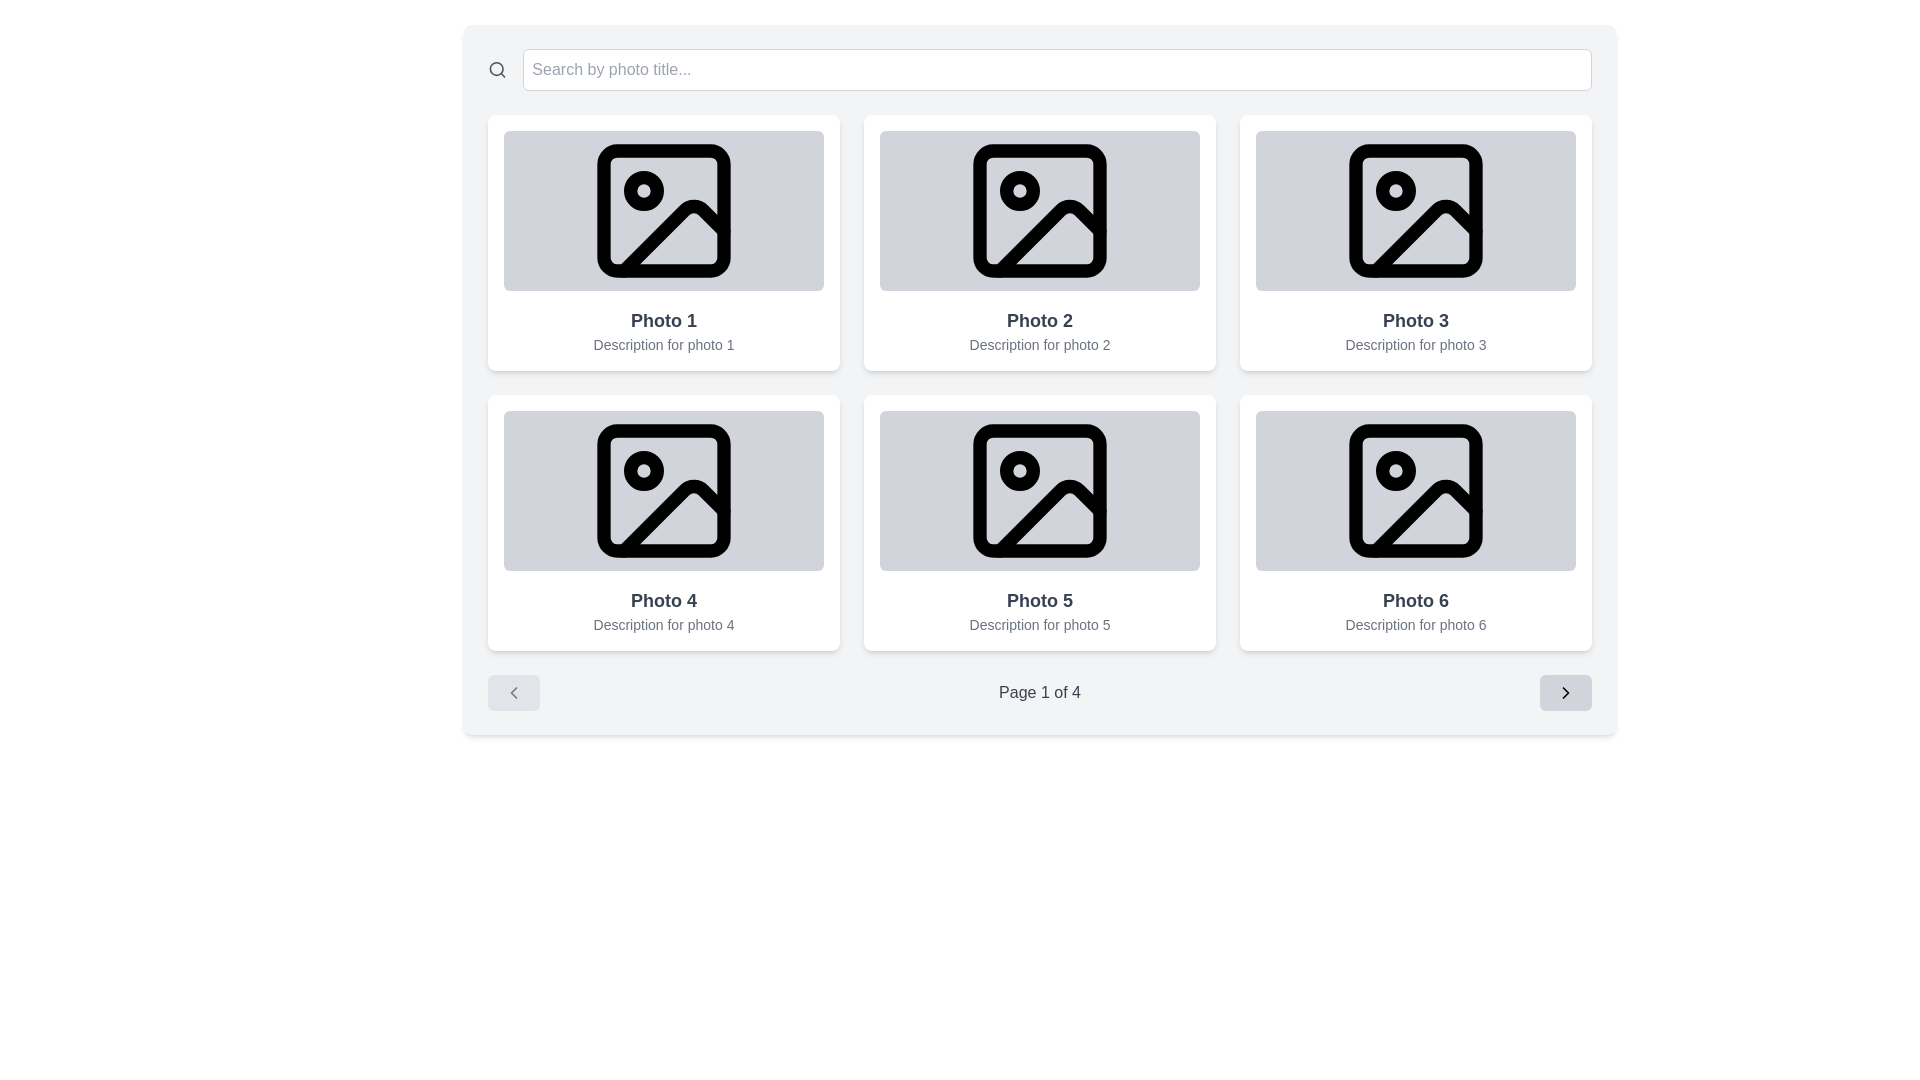 Image resolution: width=1920 pixels, height=1080 pixels. What do you see at coordinates (1040, 319) in the screenshot?
I see `the Text label that serves as the title for the second card in the first row of the card grid layout, positioned below the image placeholder and above the description text` at bounding box center [1040, 319].